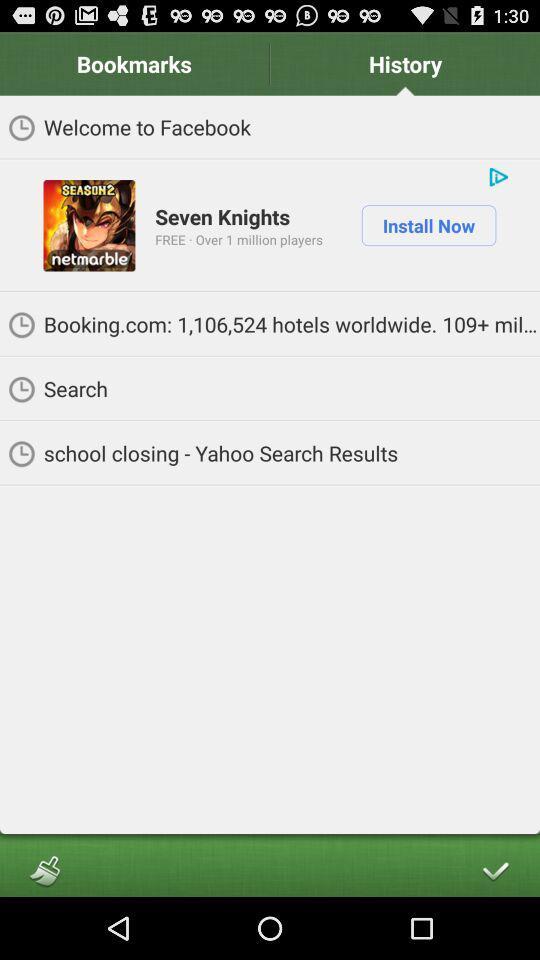  I want to click on free over 1 icon, so click(239, 239).